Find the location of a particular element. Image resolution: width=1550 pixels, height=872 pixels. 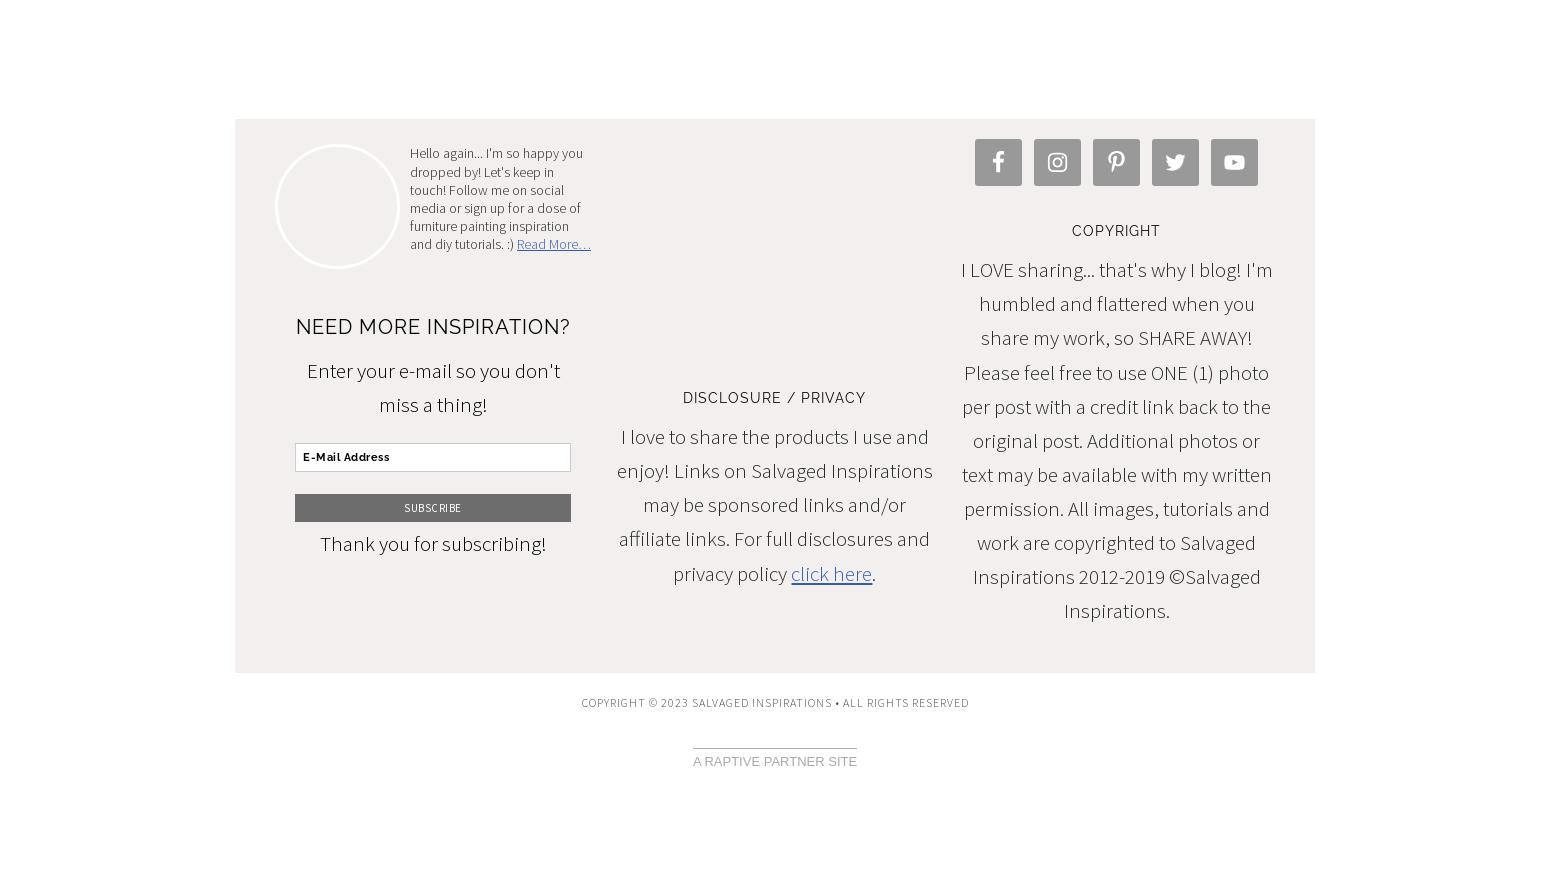

'click here' is located at coordinates (830, 572).